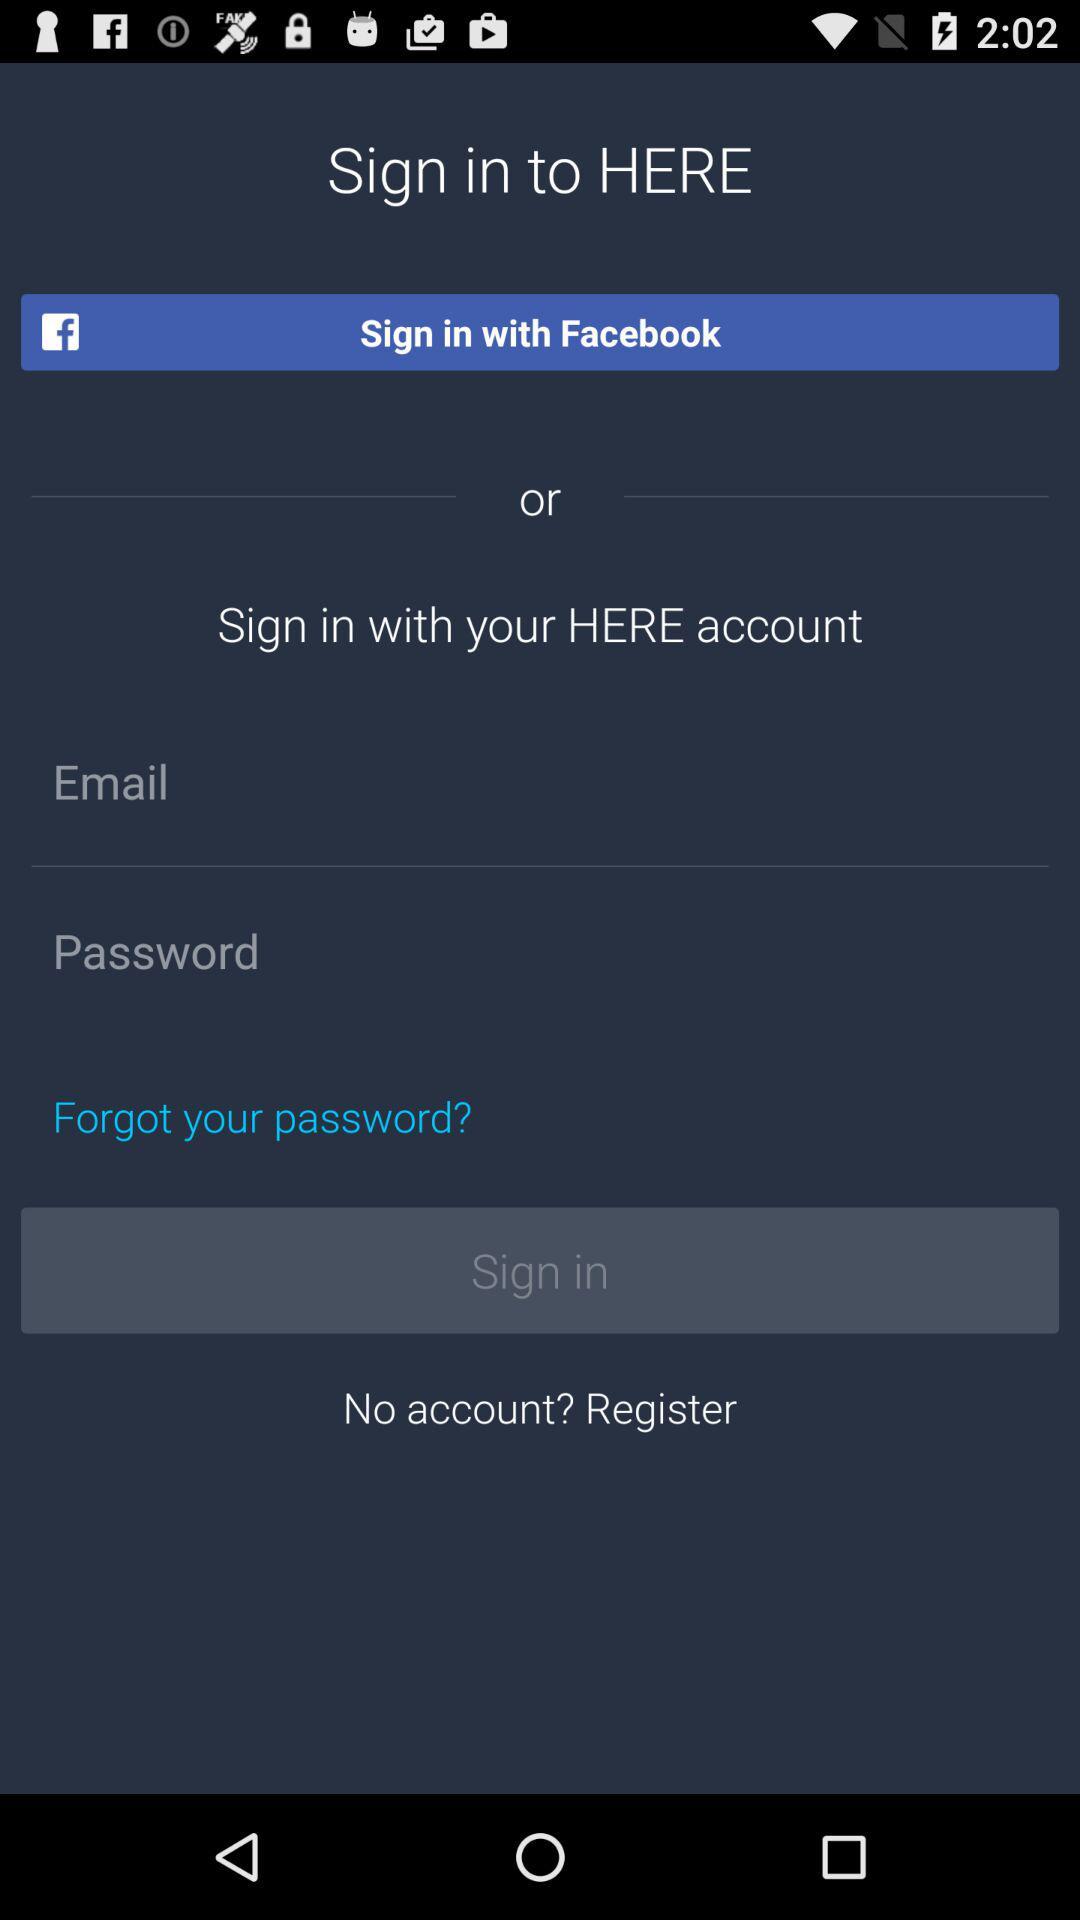 This screenshot has width=1080, height=1920. I want to click on icon below sign in item, so click(540, 1405).